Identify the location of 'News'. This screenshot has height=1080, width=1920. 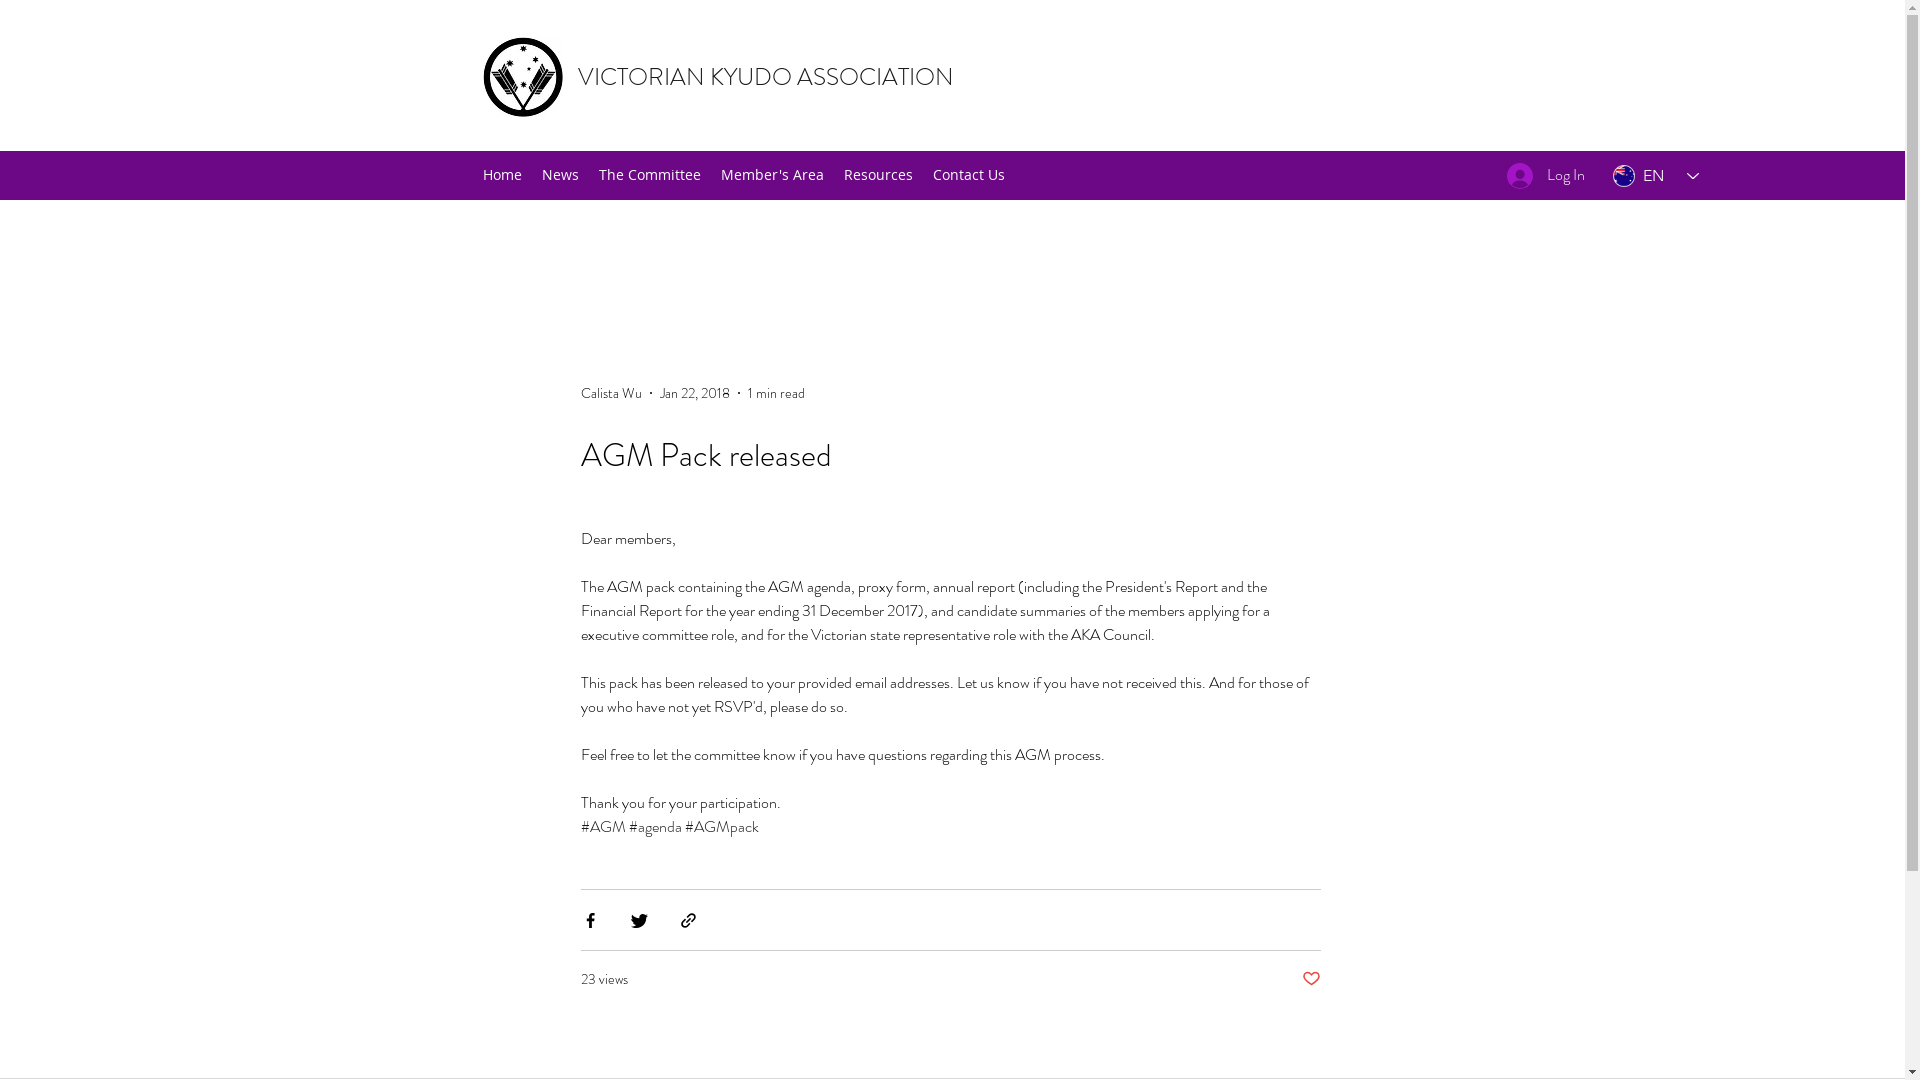
(560, 173).